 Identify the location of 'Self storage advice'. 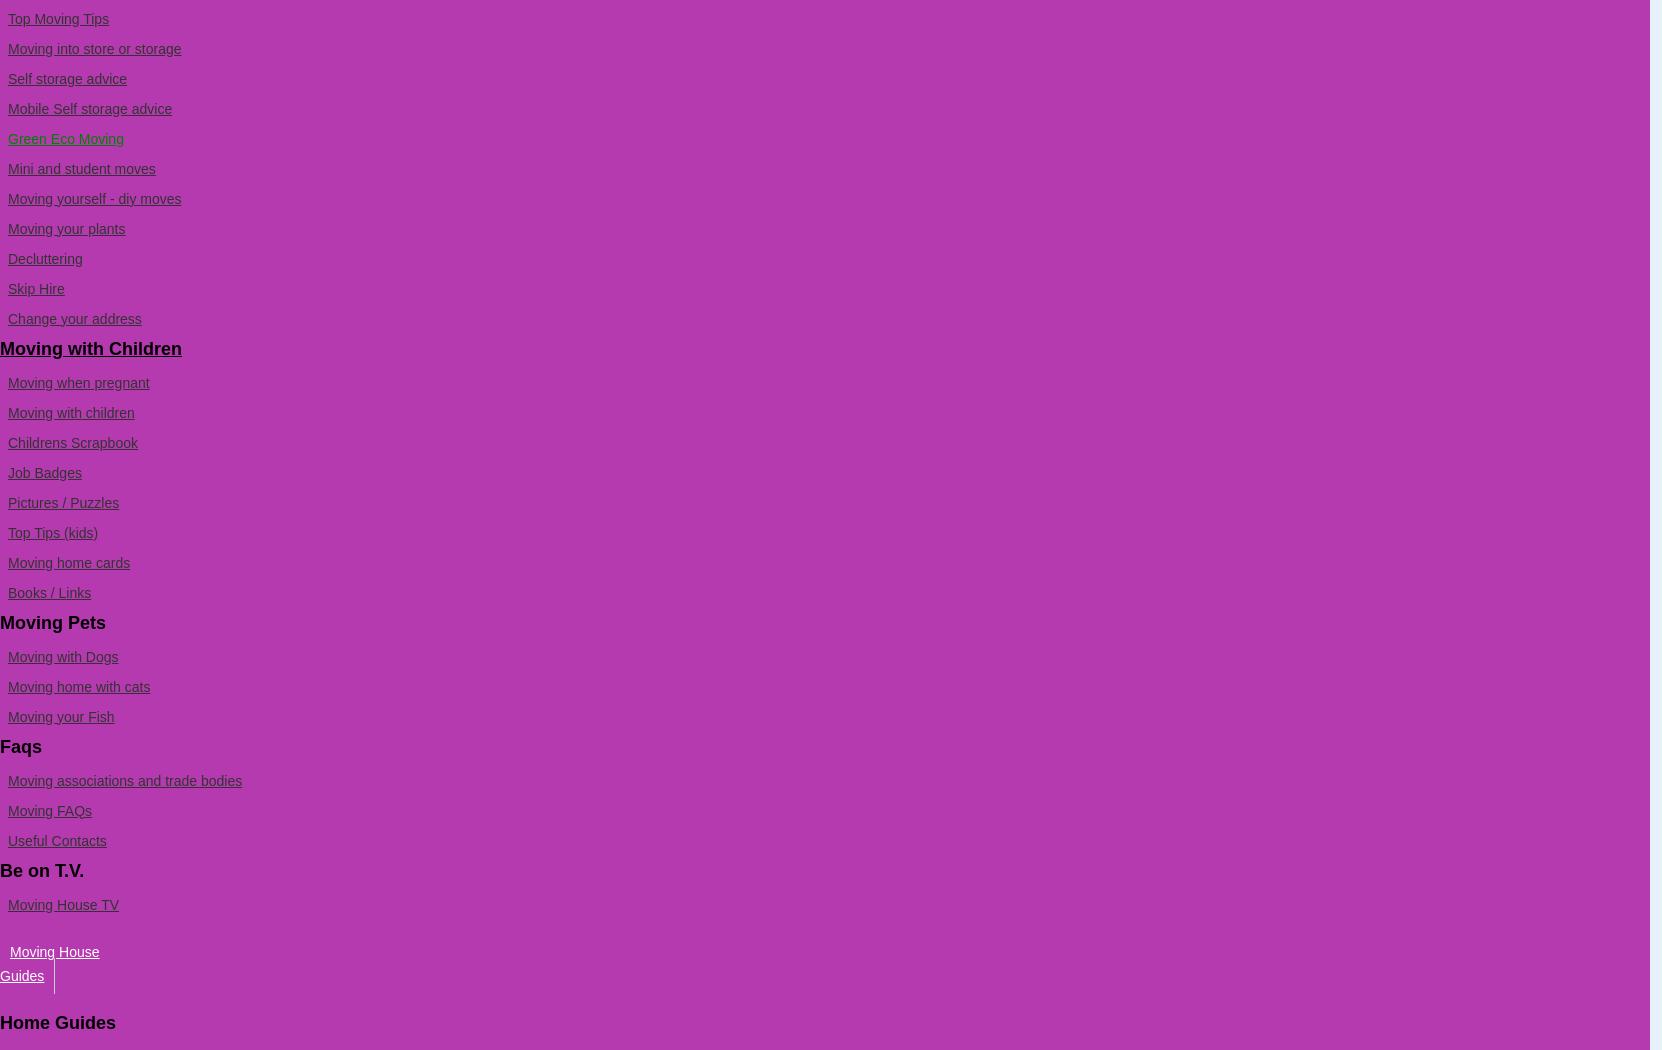
(66, 78).